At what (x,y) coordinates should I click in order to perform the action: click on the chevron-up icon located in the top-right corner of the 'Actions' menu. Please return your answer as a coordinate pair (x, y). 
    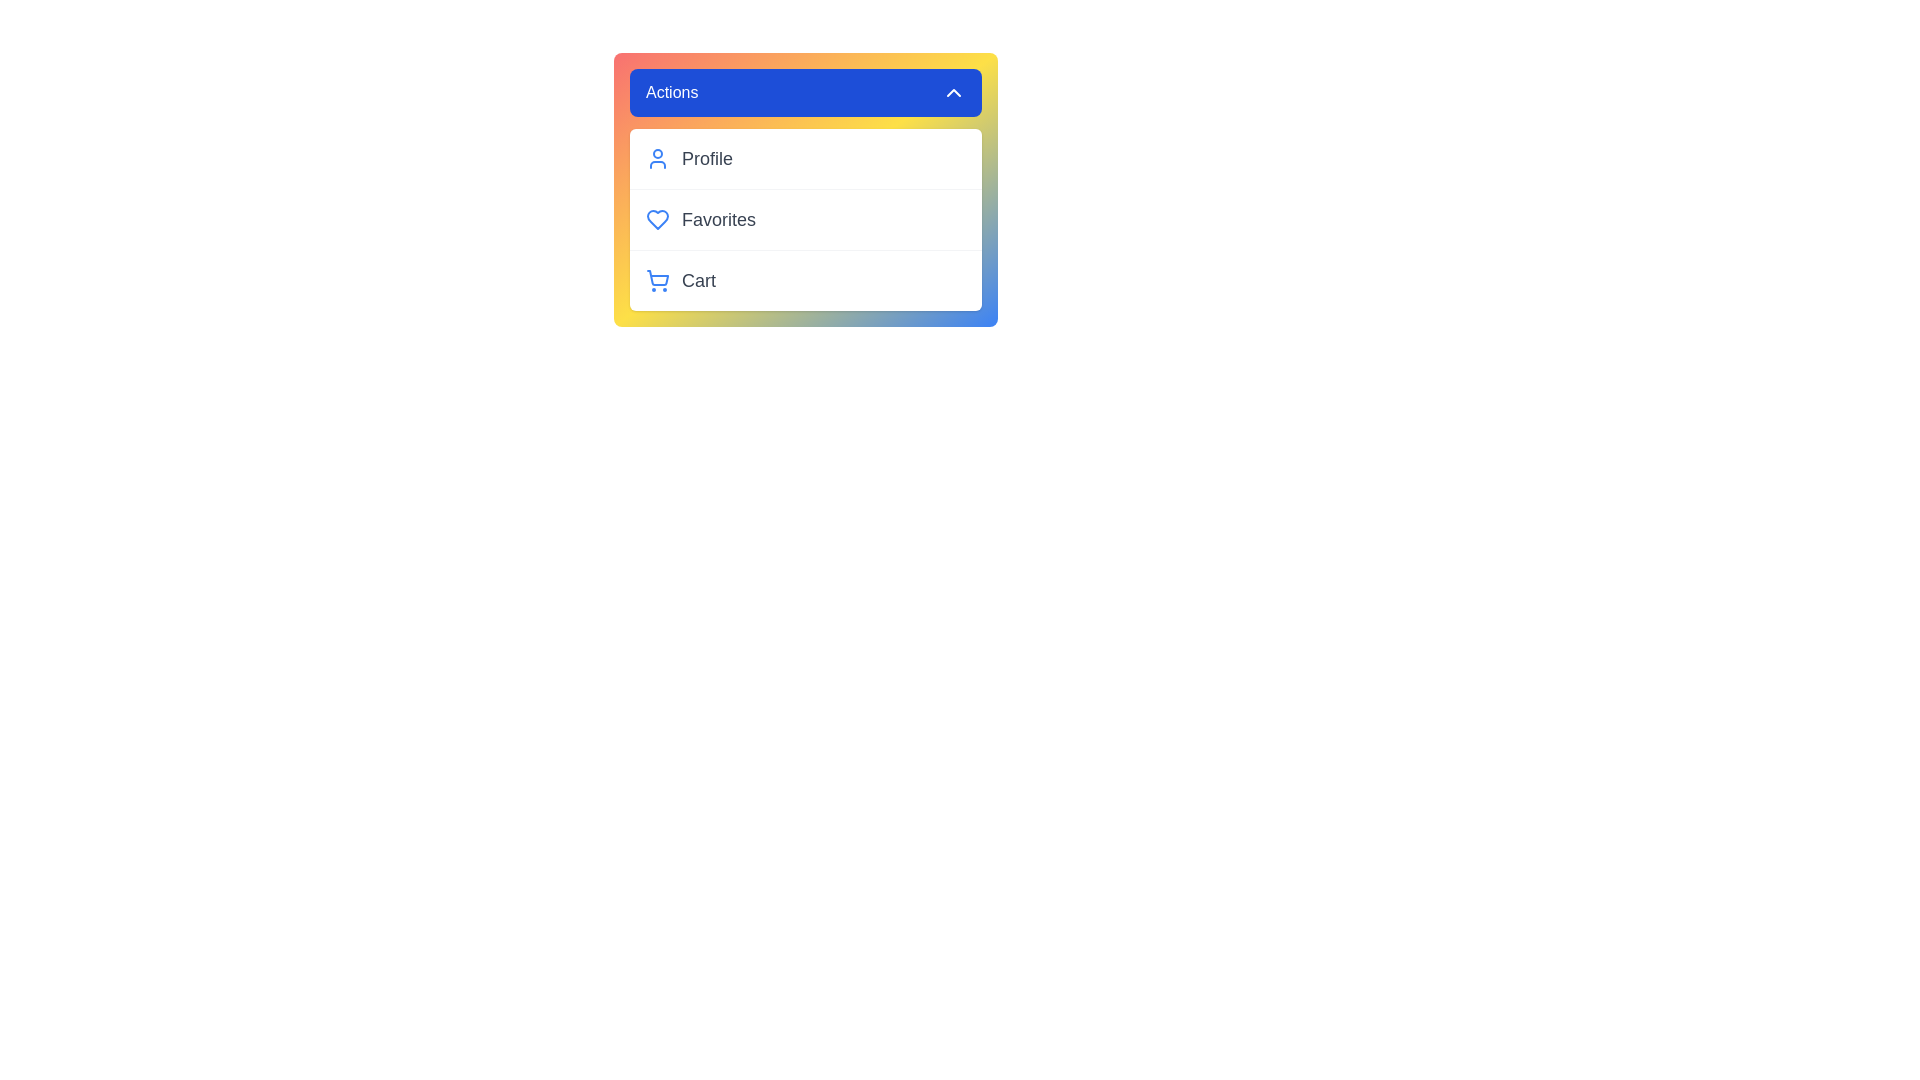
    Looking at the image, I should click on (953, 92).